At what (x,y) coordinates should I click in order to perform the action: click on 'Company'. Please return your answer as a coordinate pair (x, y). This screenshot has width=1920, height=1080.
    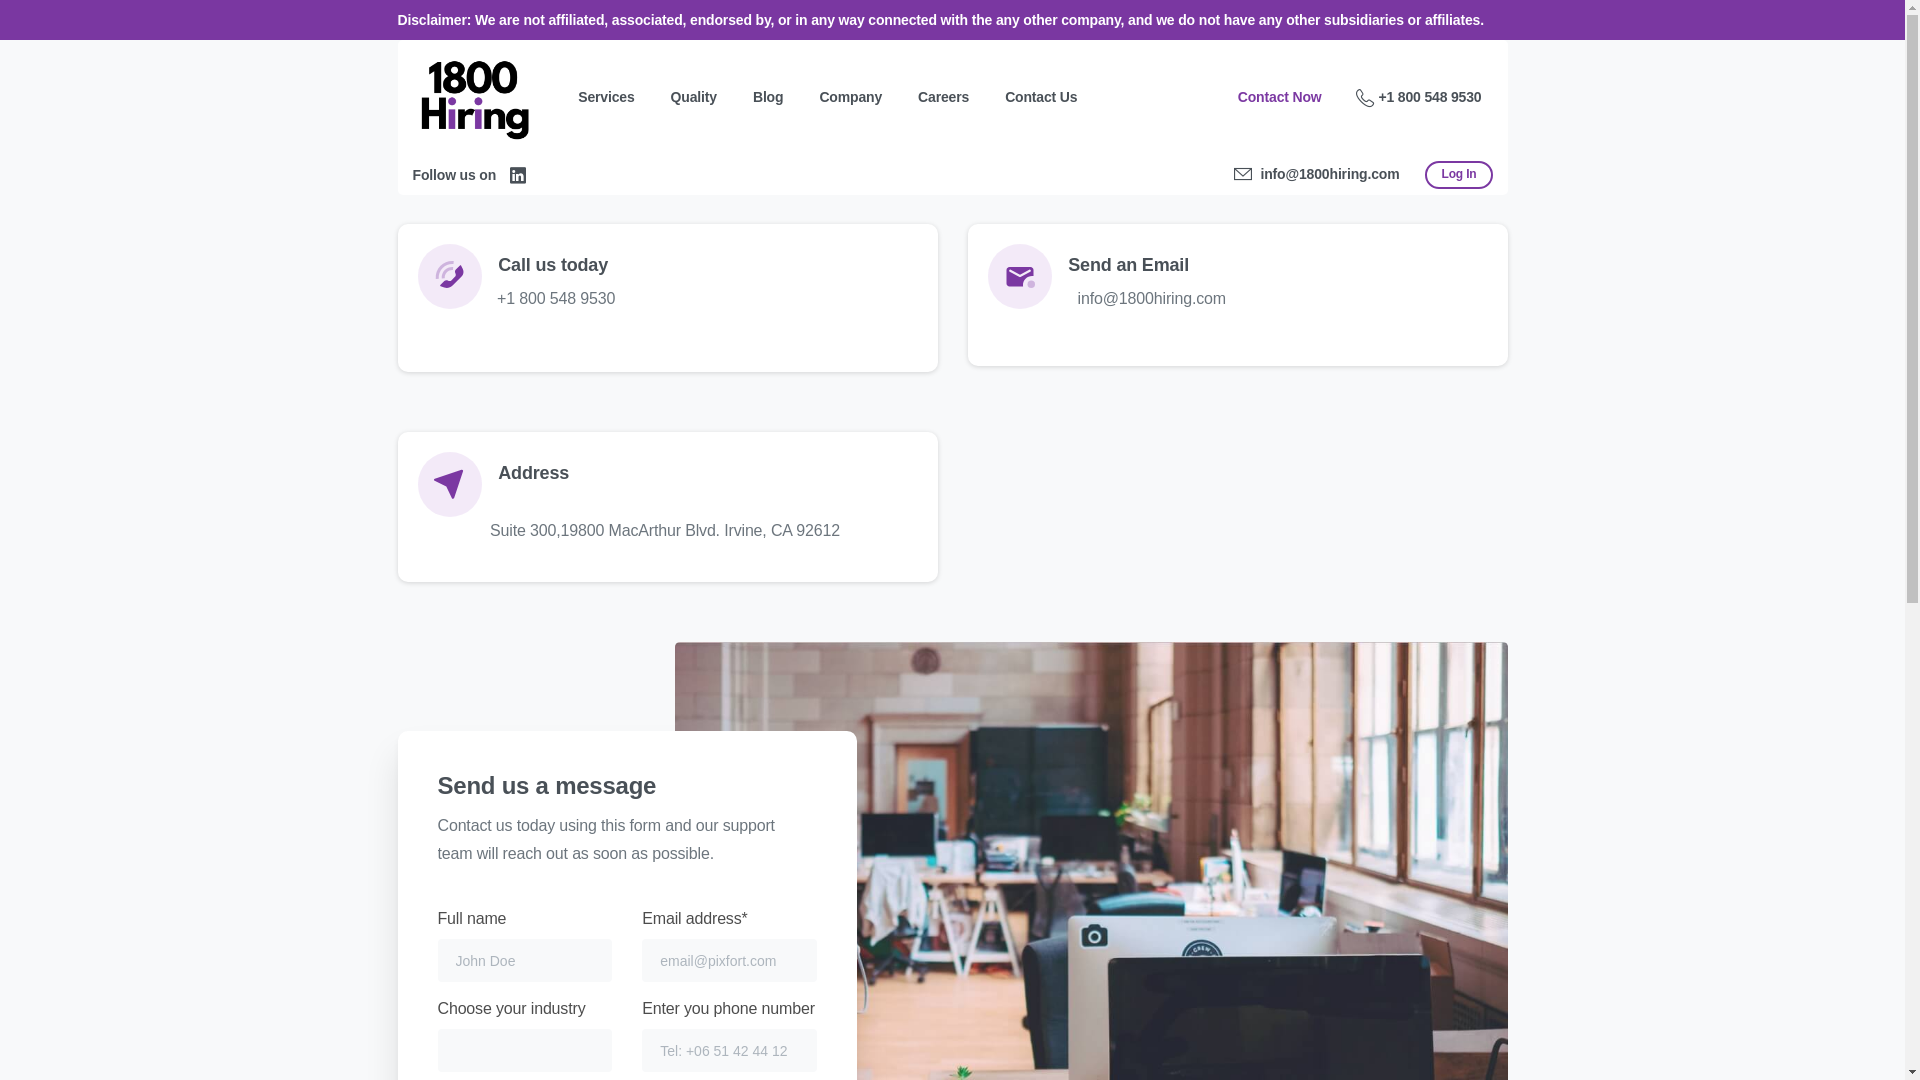
    Looking at the image, I should click on (850, 97).